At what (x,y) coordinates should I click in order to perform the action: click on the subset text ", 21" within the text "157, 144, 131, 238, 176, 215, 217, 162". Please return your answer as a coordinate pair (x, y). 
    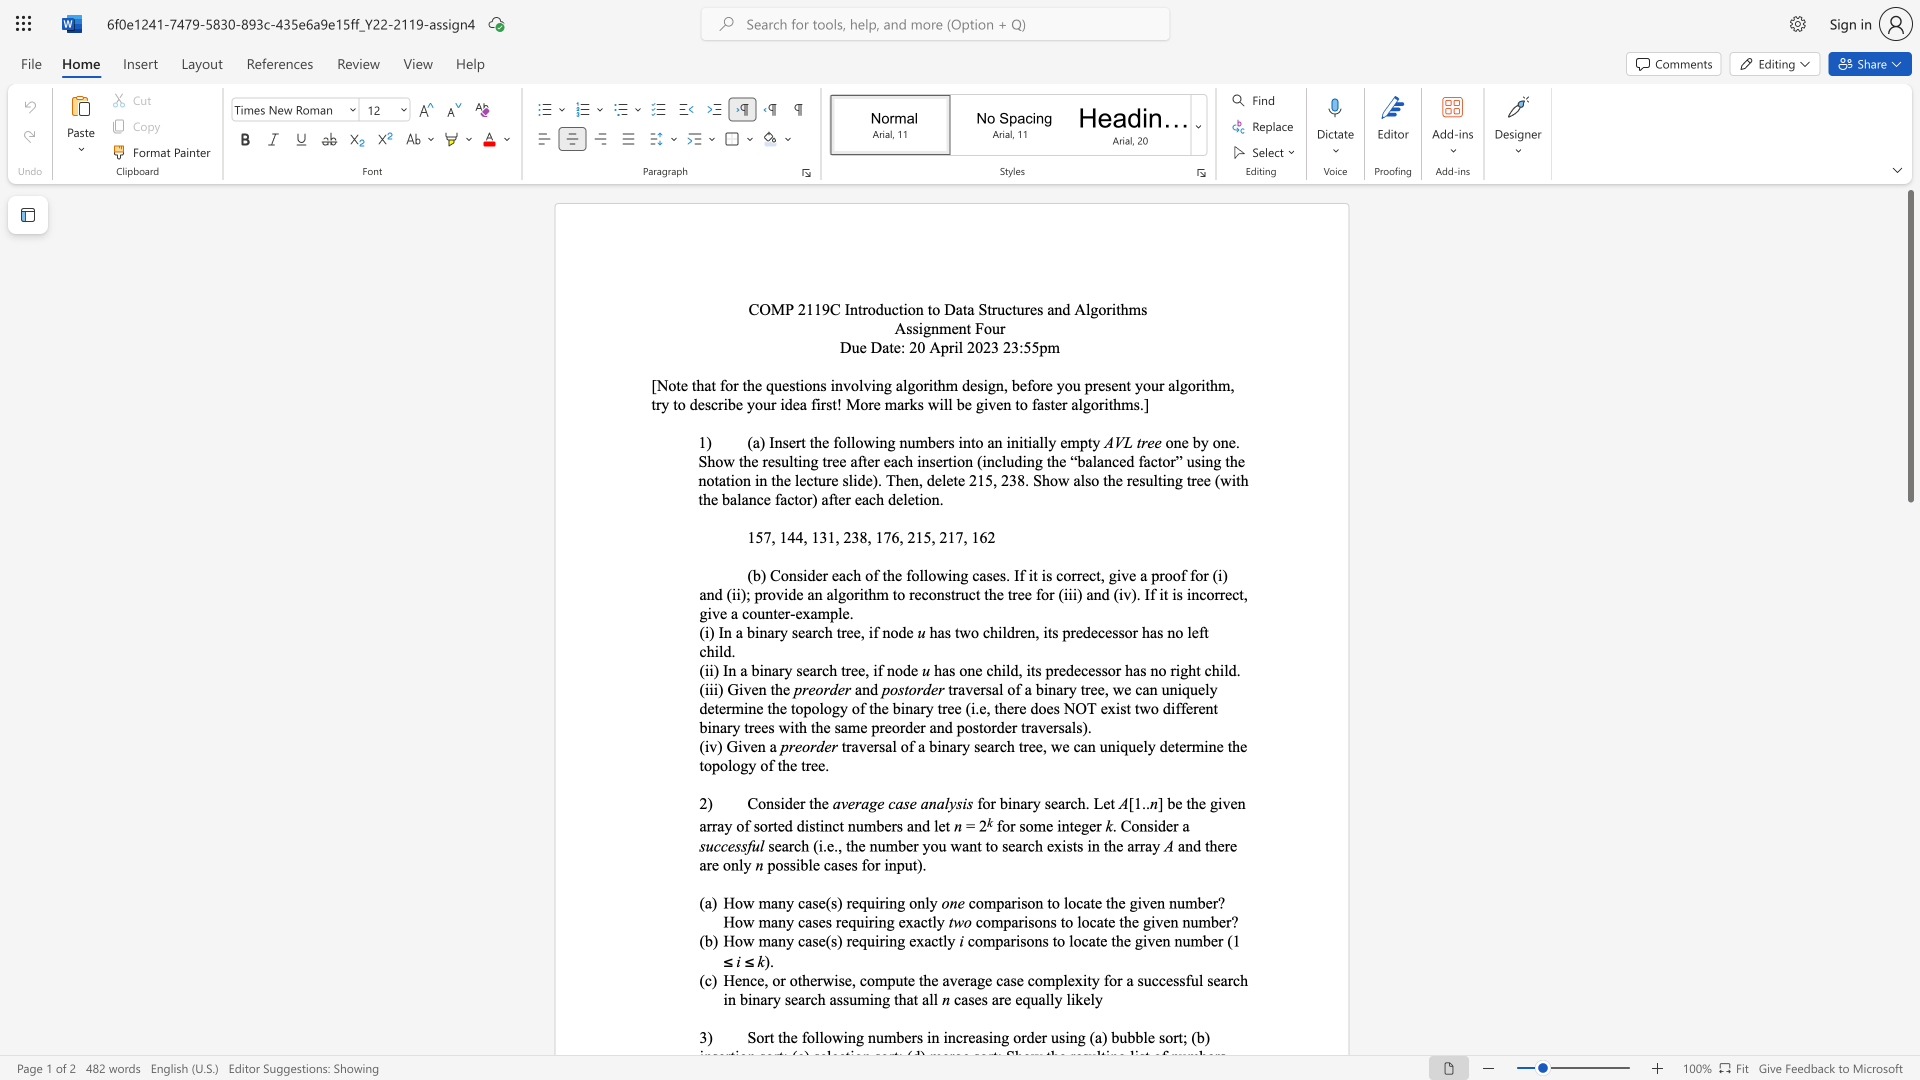
    Looking at the image, I should click on (930, 536).